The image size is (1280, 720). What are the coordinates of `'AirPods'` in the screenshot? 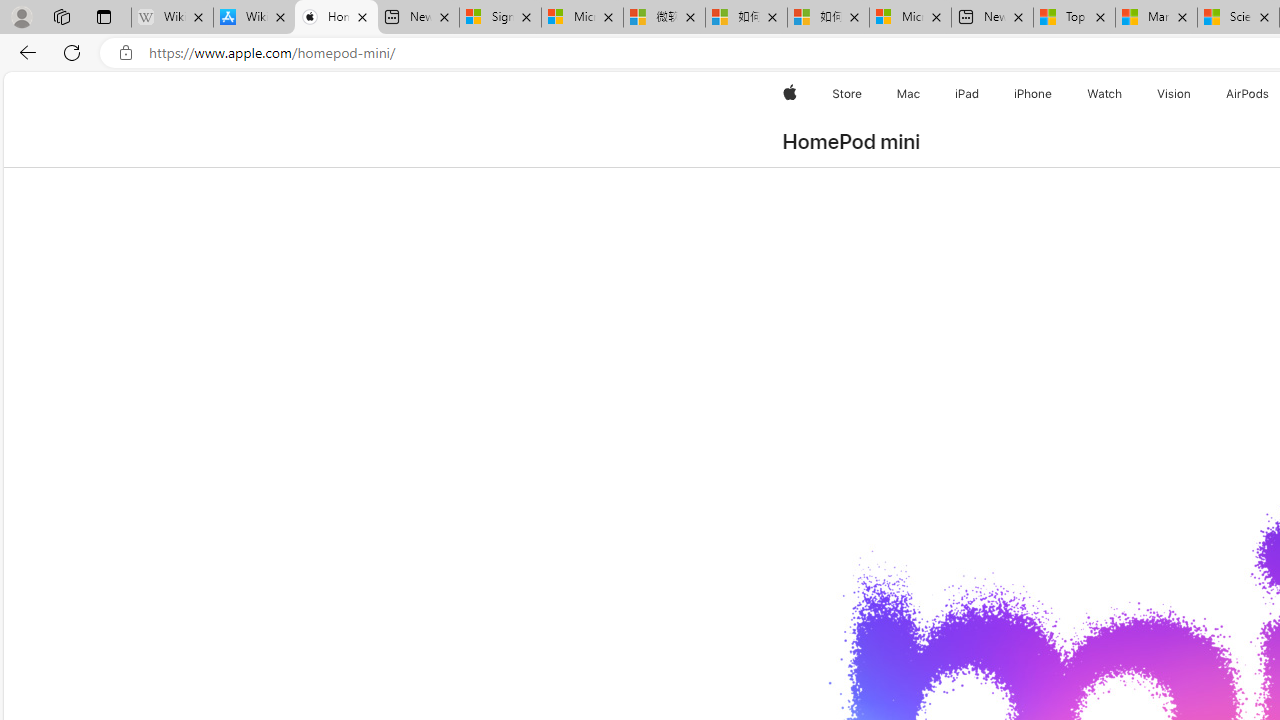 It's located at (1247, 93).